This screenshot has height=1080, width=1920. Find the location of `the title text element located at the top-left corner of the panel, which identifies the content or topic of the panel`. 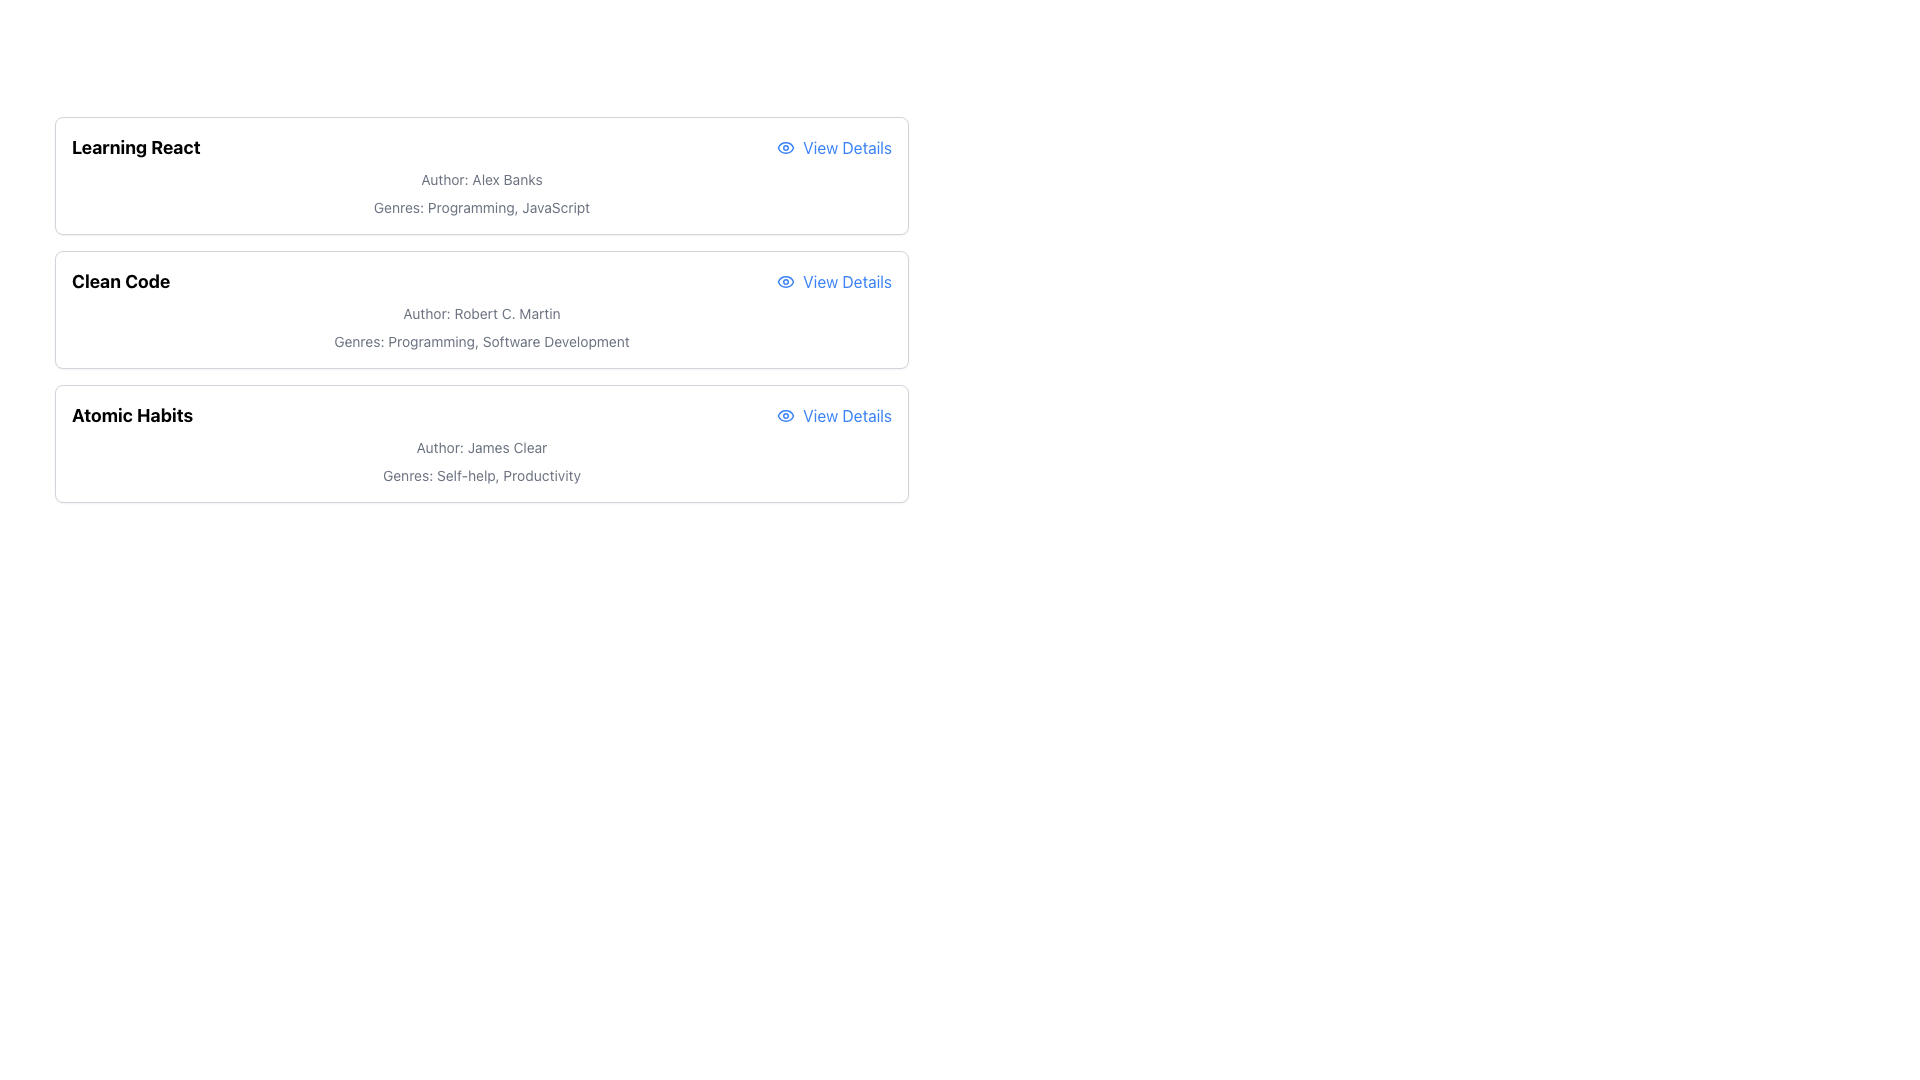

the title text element located at the top-left corner of the panel, which identifies the content or topic of the panel is located at coordinates (135, 146).